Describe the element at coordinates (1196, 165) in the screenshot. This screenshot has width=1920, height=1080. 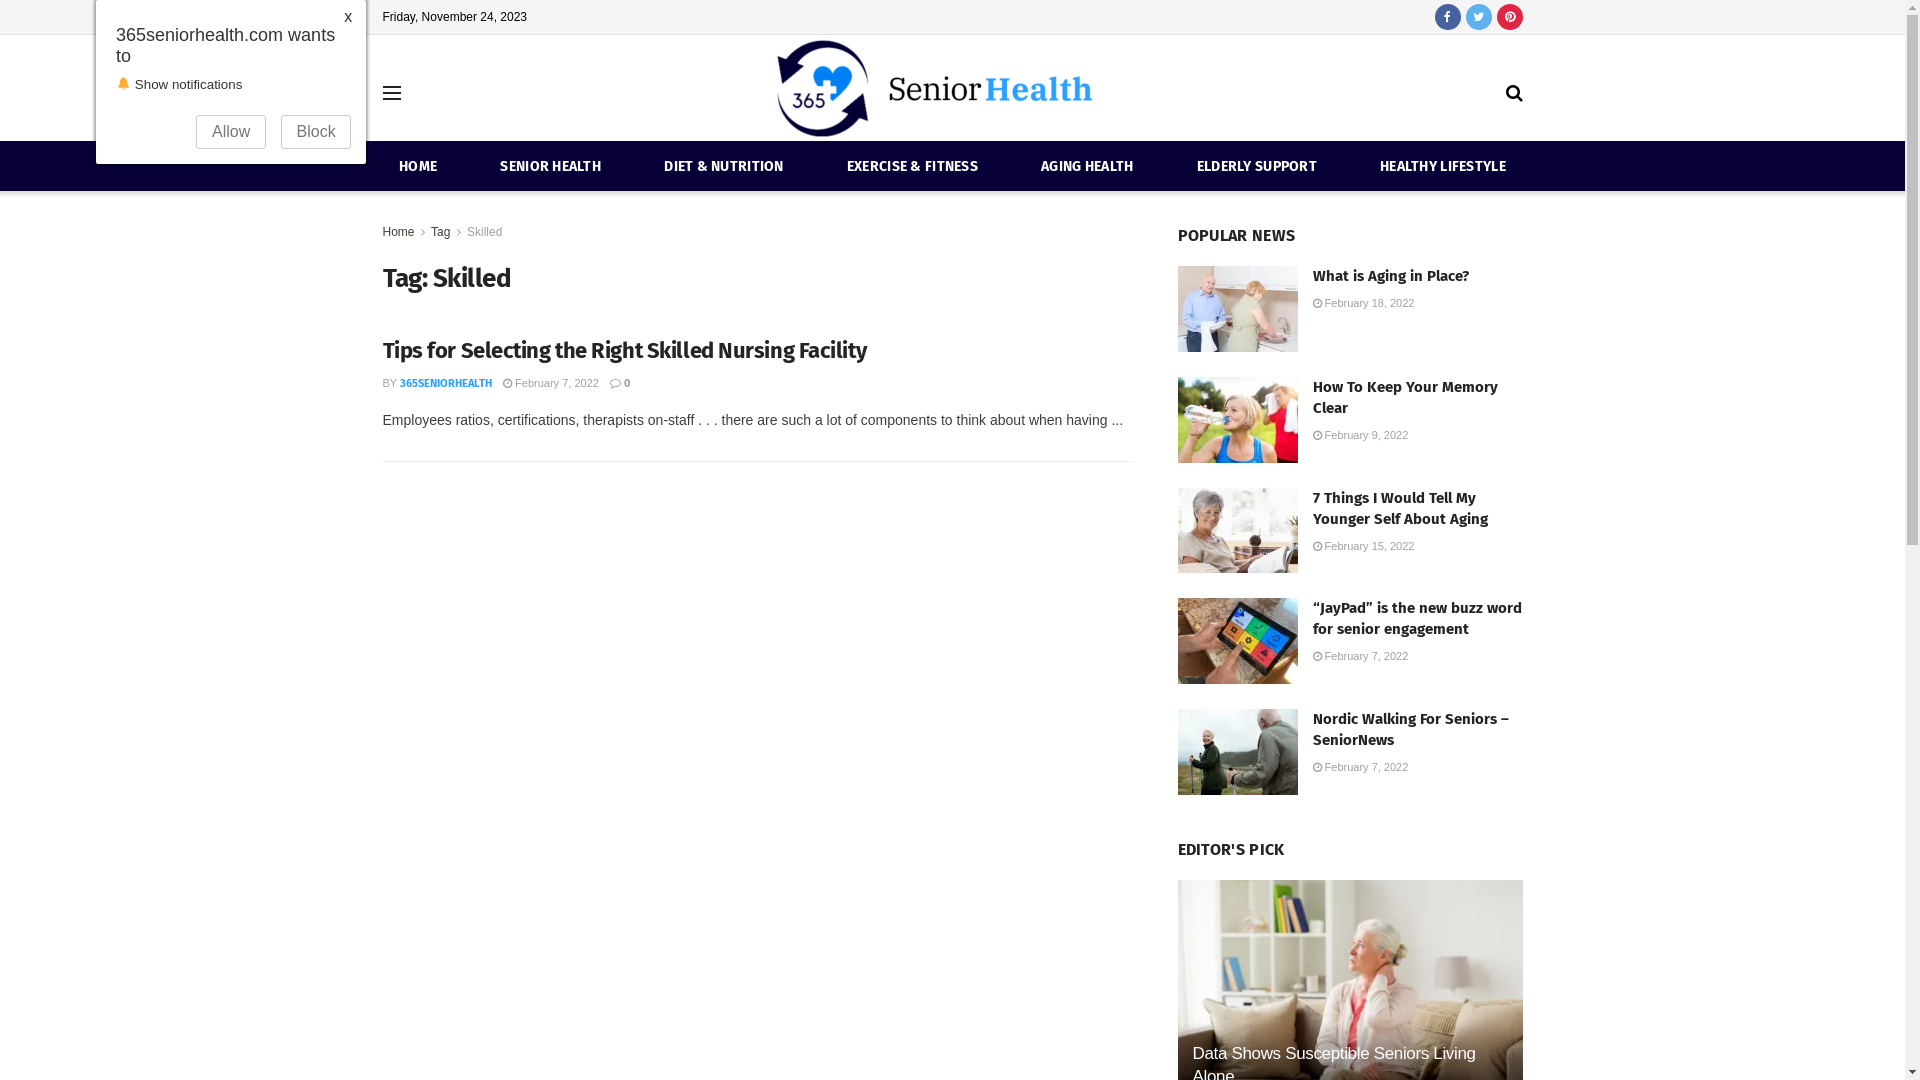
I see `'ELDERLY SUPPORT'` at that location.